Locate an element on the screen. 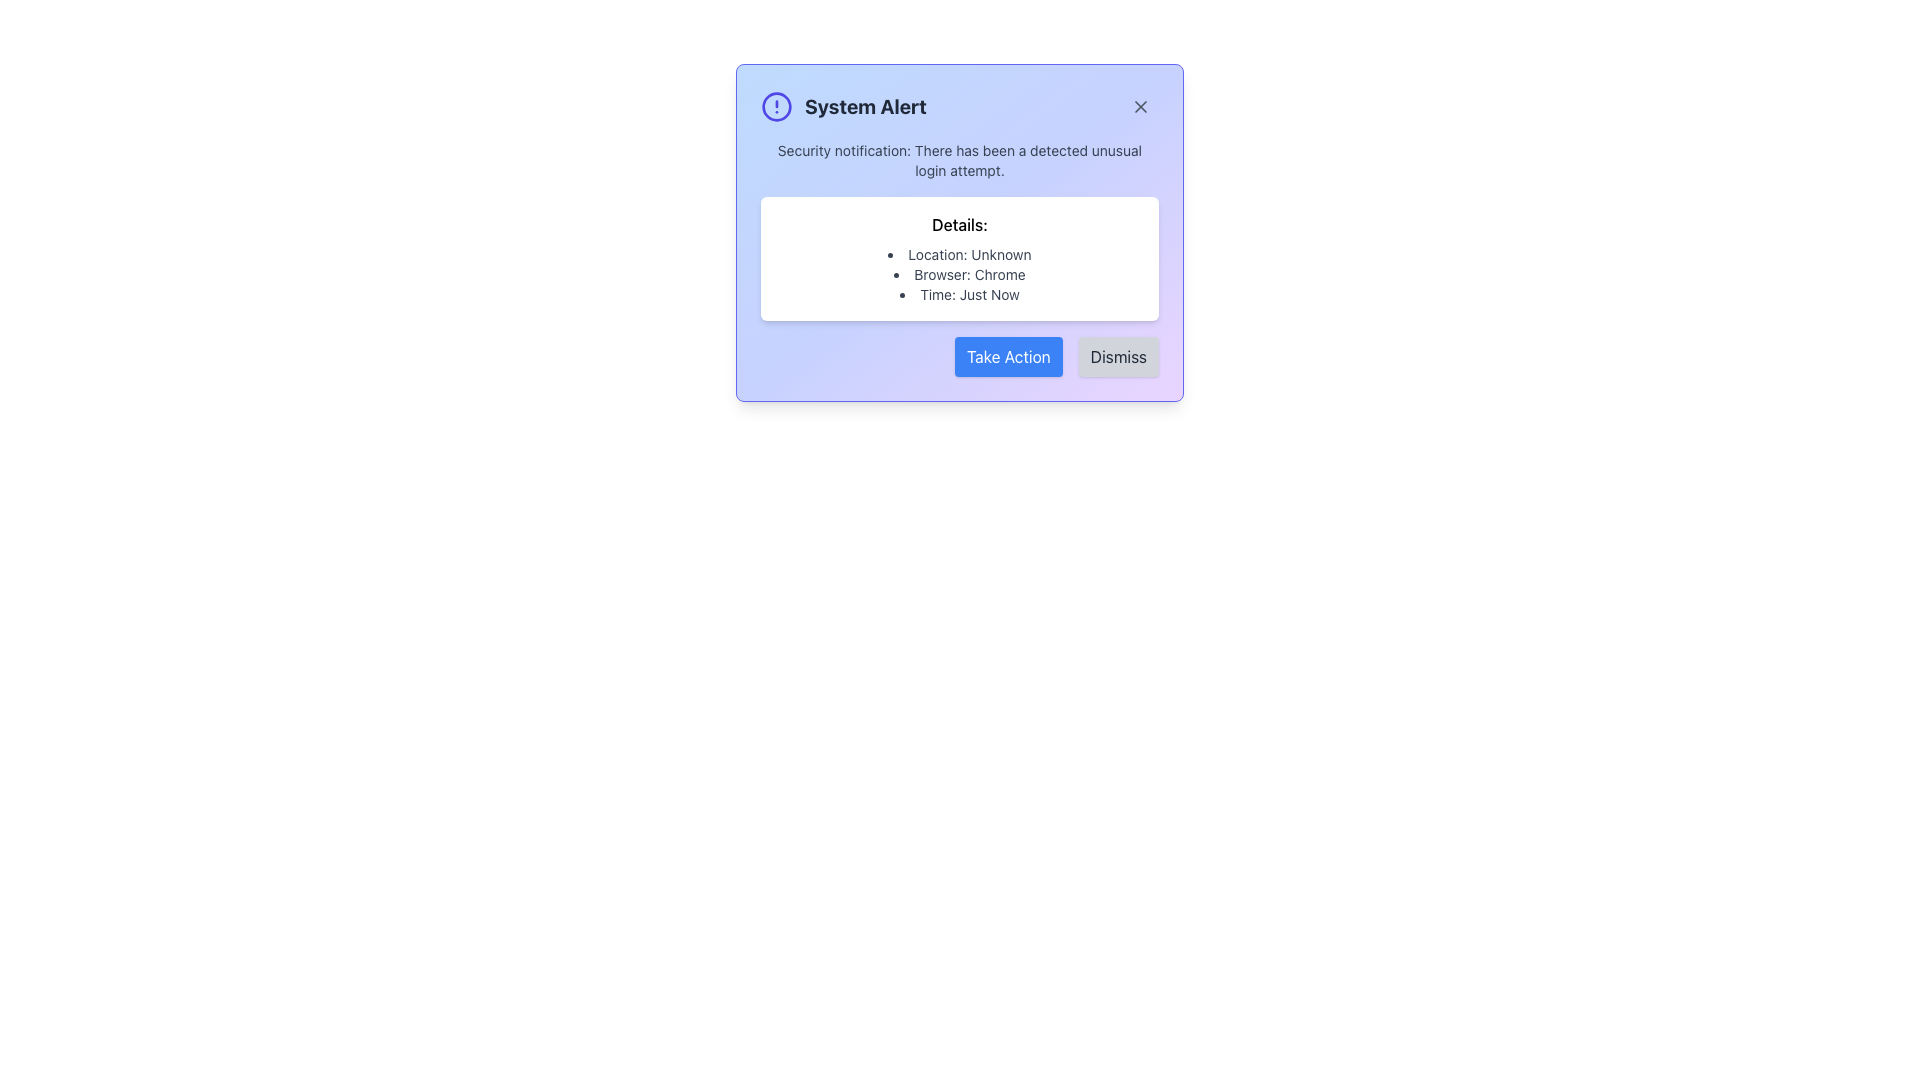 Image resolution: width=1920 pixels, height=1080 pixels. the informational Text label that indicates the location associated with the notification, positioned at the top of the vertically aligned list in the dialog box is located at coordinates (960, 253).